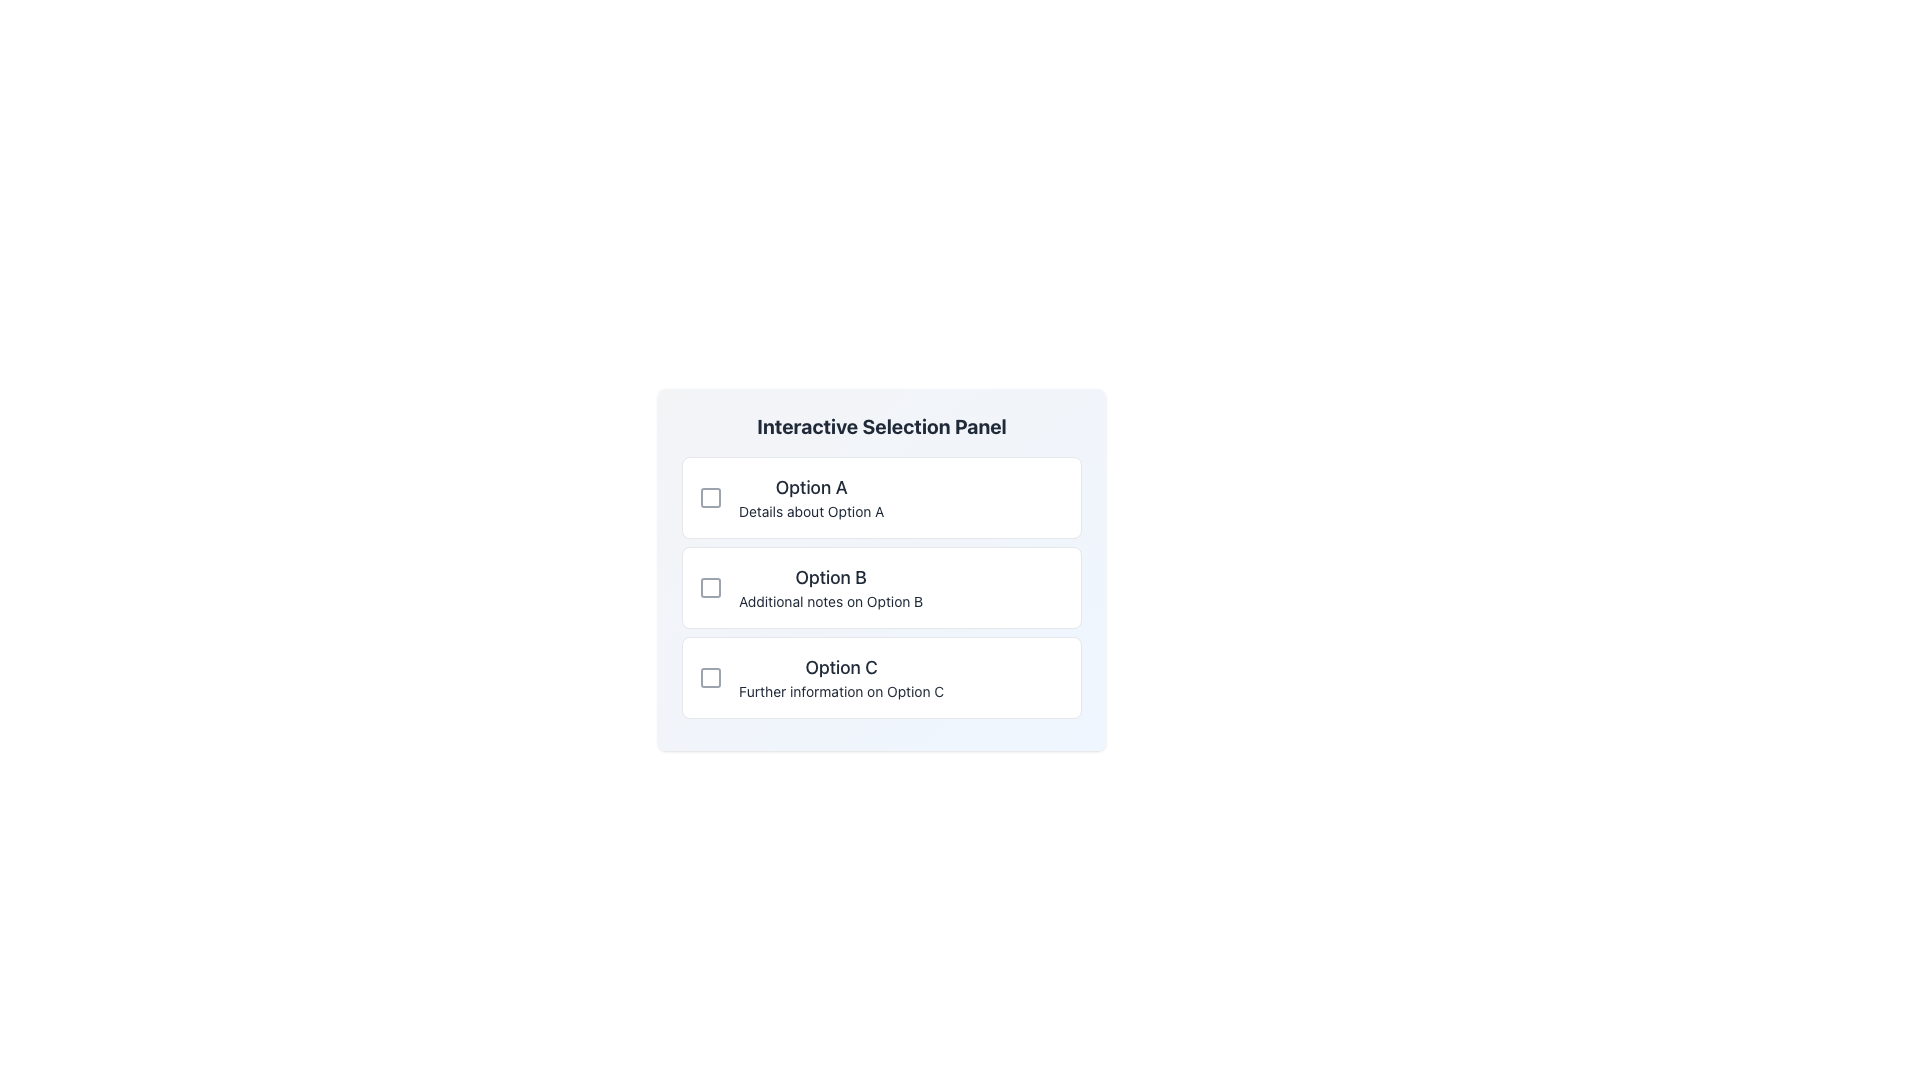 The image size is (1920, 1080). What do you see at coordinates (881, 586) in the screenshot?
I see `the Option card titled 'Option B' that contains a checkbox and additional notes, positioned in the center of the selection panel` at bounding box center [881, 586].